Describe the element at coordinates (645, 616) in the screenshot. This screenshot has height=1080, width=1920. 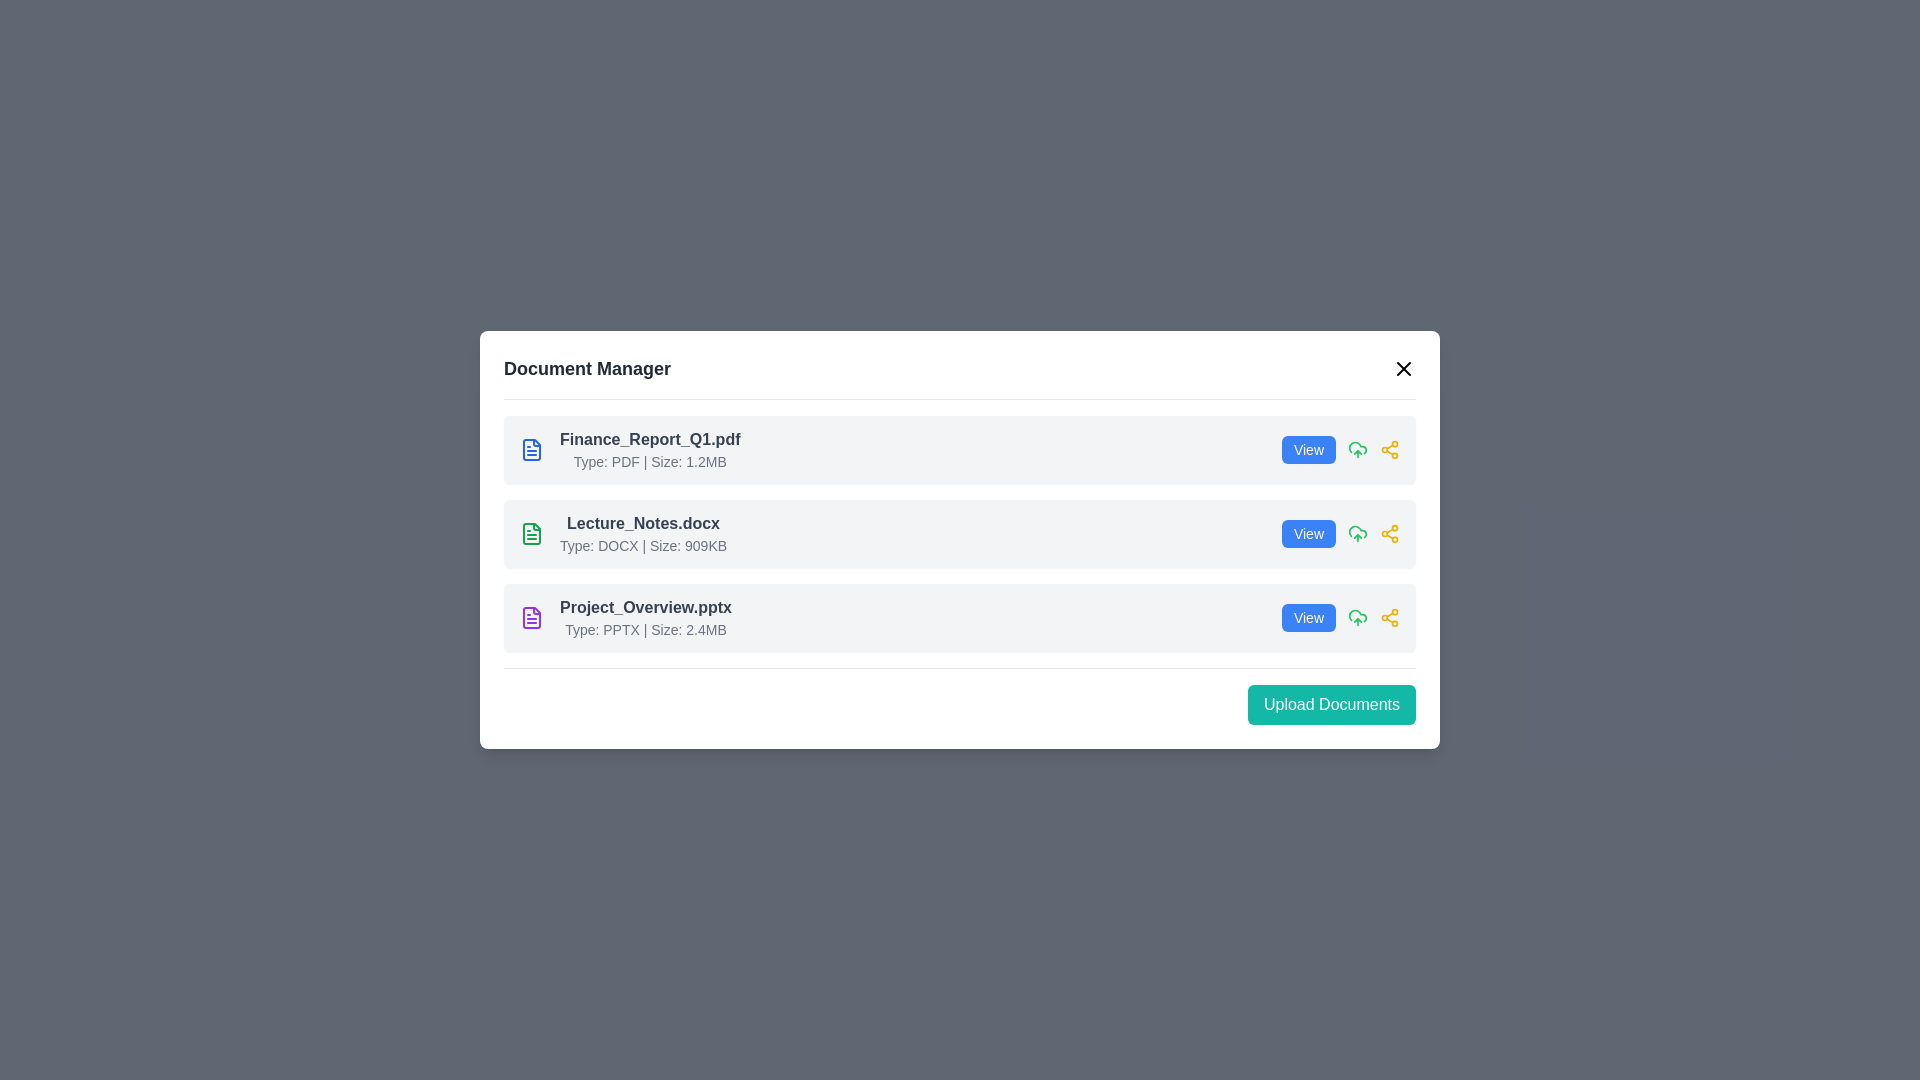
I see `the document name 'Project_Overview.pptx'` at that location.